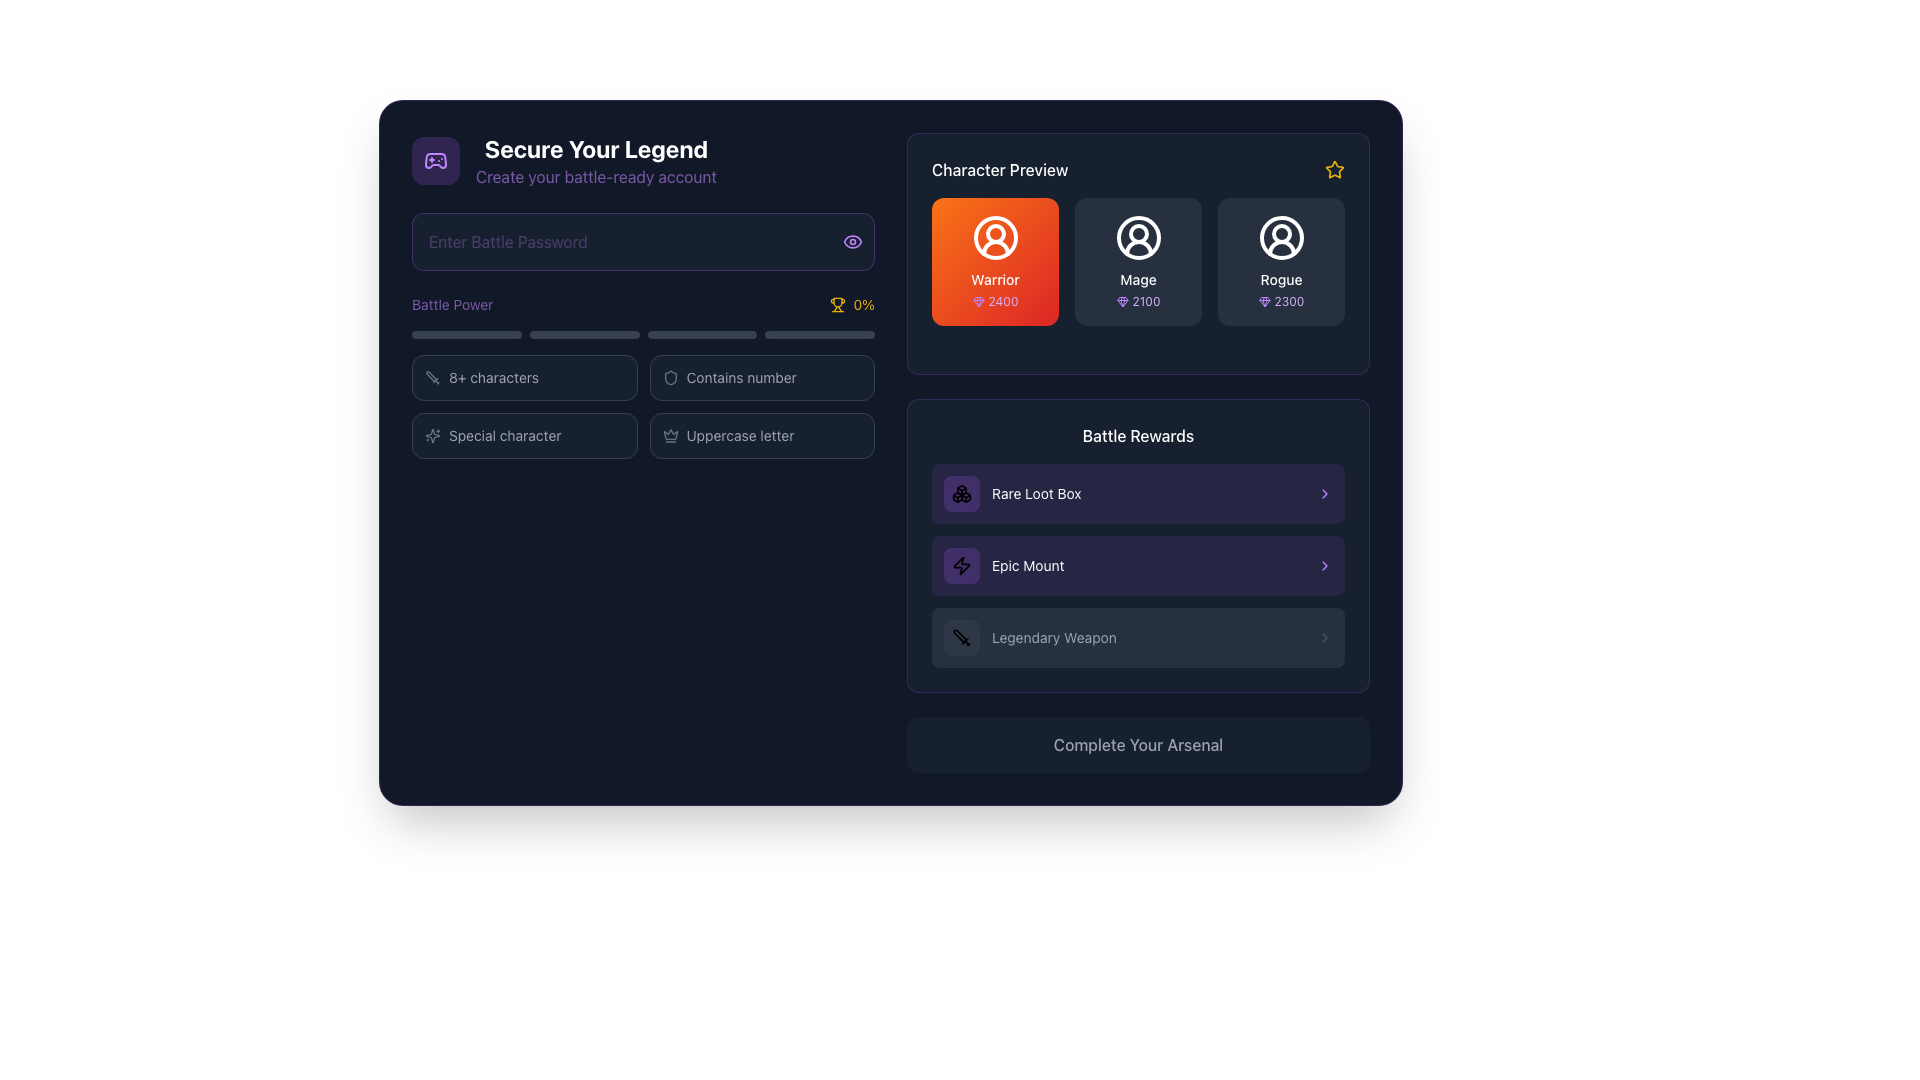  What do you see at coordinates (961, 566) in the screenshot?
I see `the static icon or button located at the top-right corner of the 'Character Preview' section to interact with its functionality` at bounding box center [961, 566].